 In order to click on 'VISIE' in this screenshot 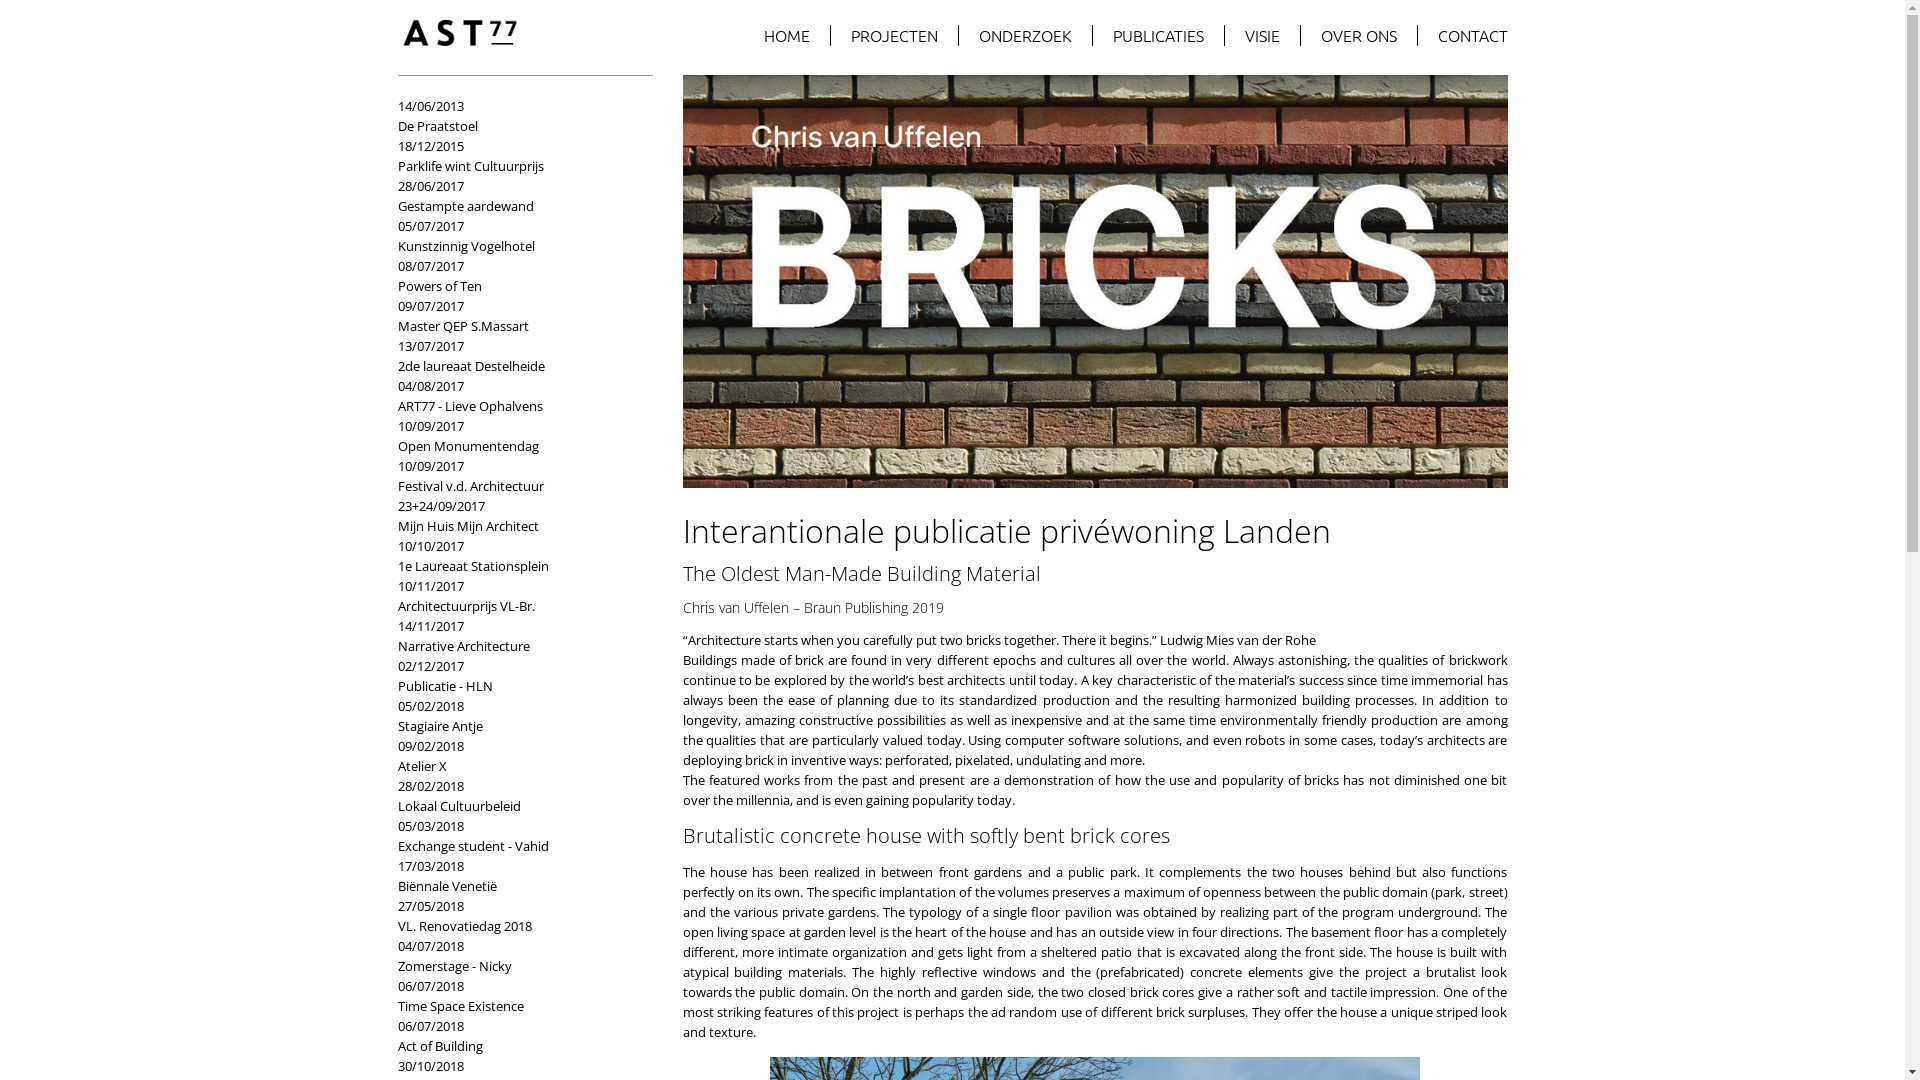, I will do `click(1261, 35)`.